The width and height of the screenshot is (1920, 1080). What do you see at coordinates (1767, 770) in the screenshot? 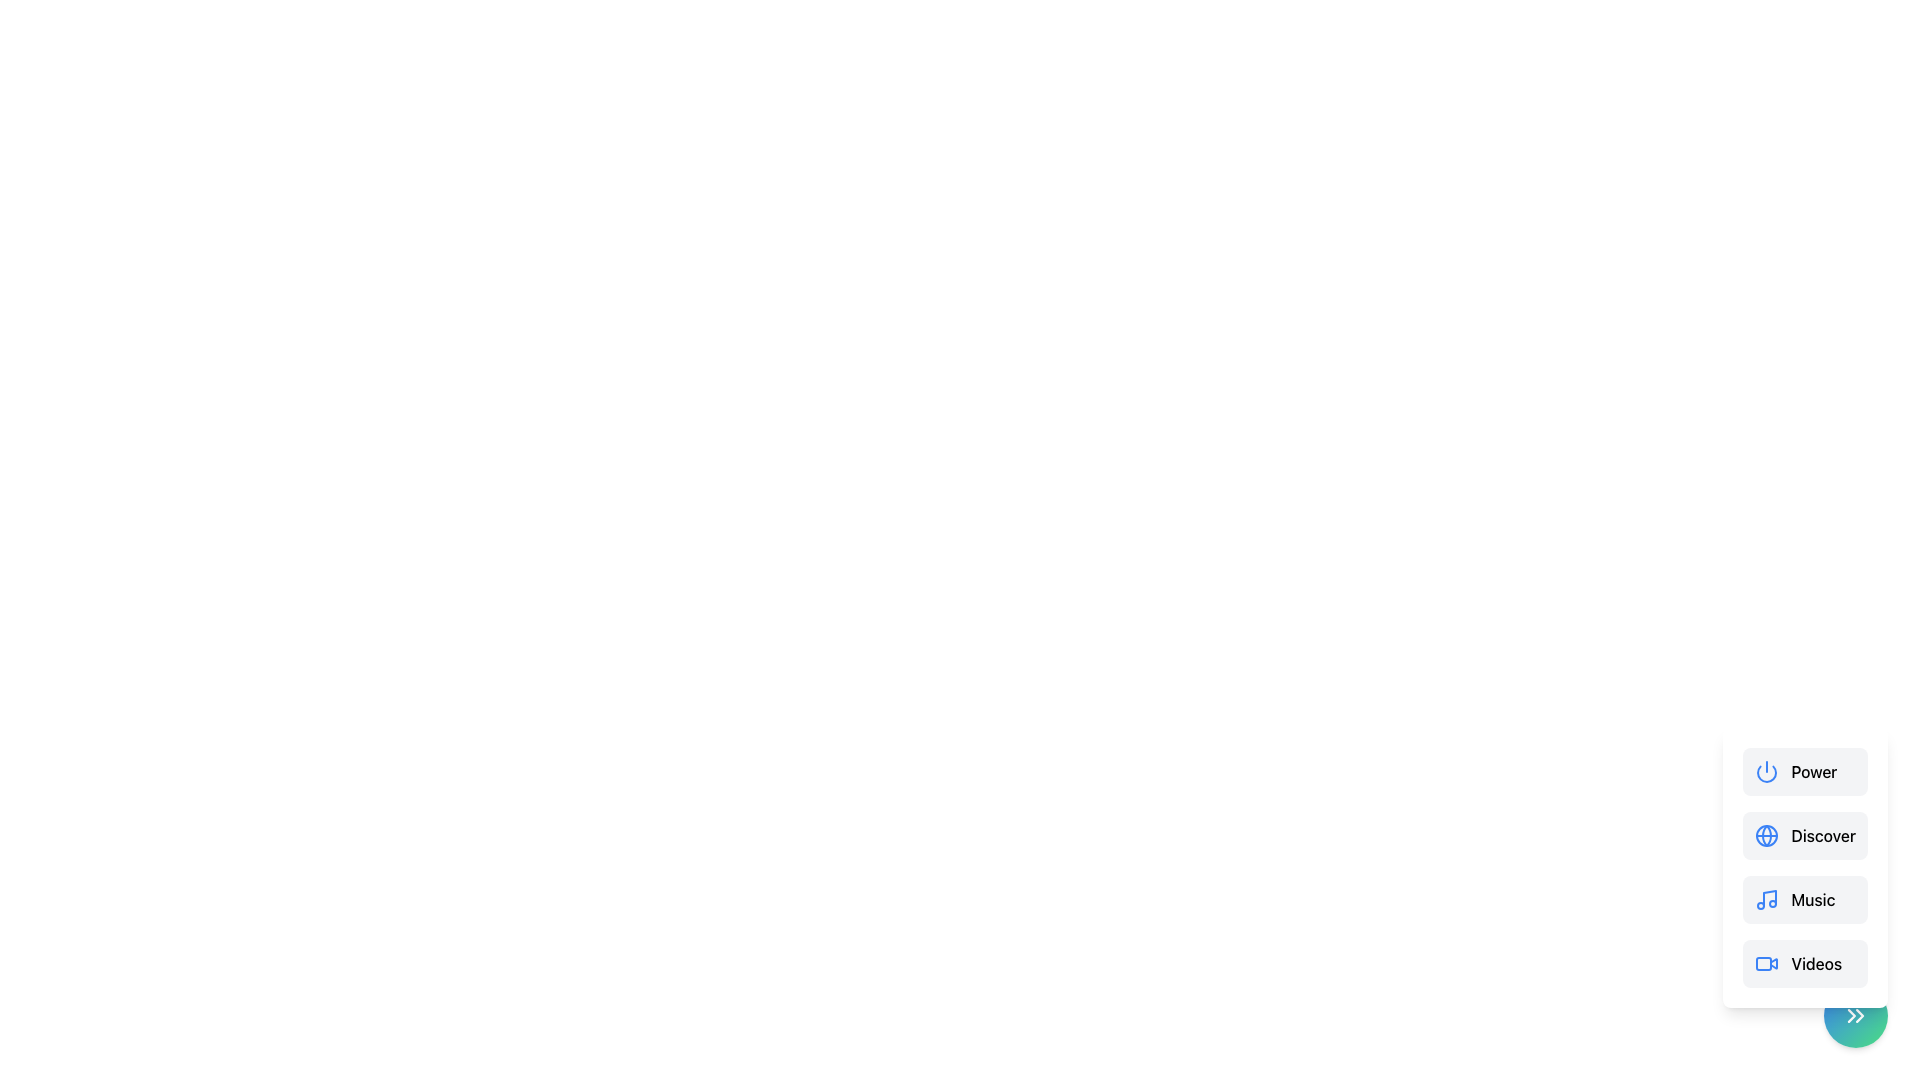
I see `the power symbol icon, which is colored blue and located next to the word 'Power' in the first menu item of a vertical list` at bounding box center [1767, 770].